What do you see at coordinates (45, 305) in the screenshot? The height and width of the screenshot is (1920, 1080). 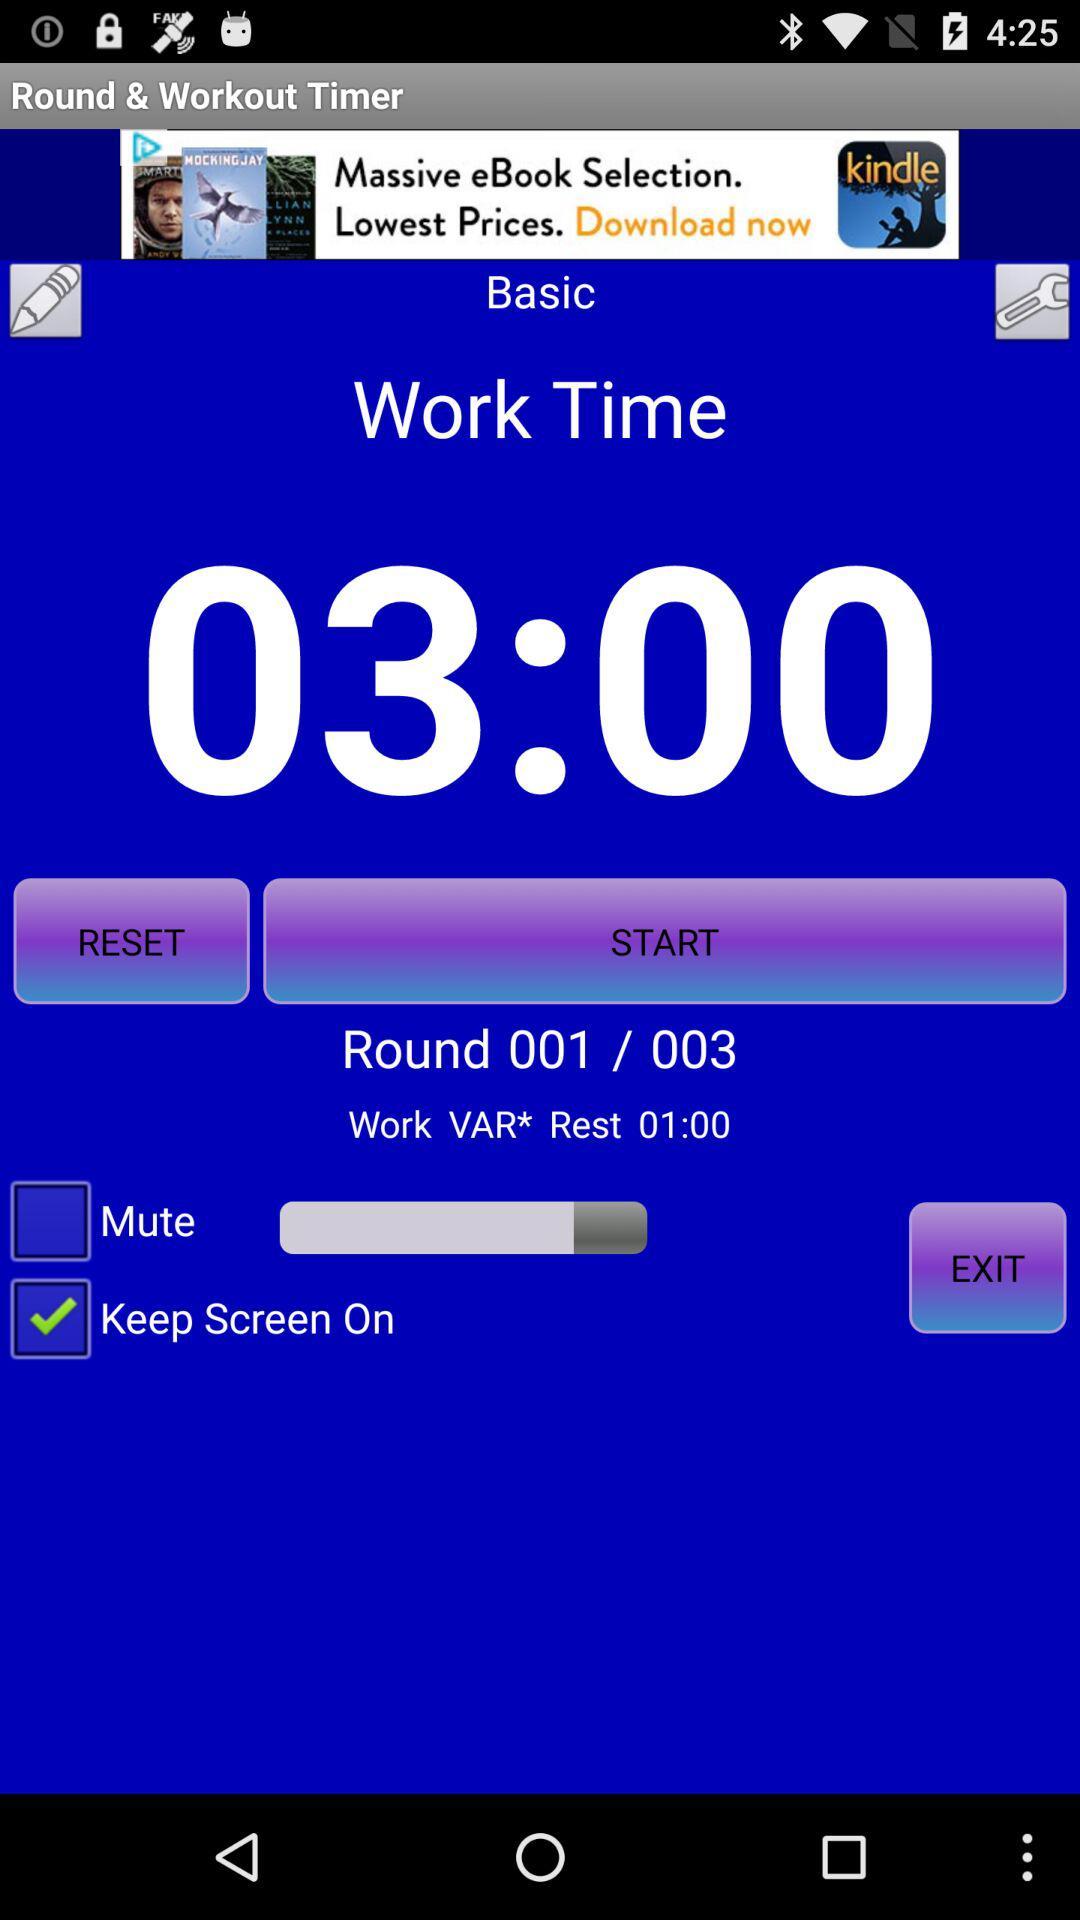 I see `edit title` at bounding box center [45, 305].